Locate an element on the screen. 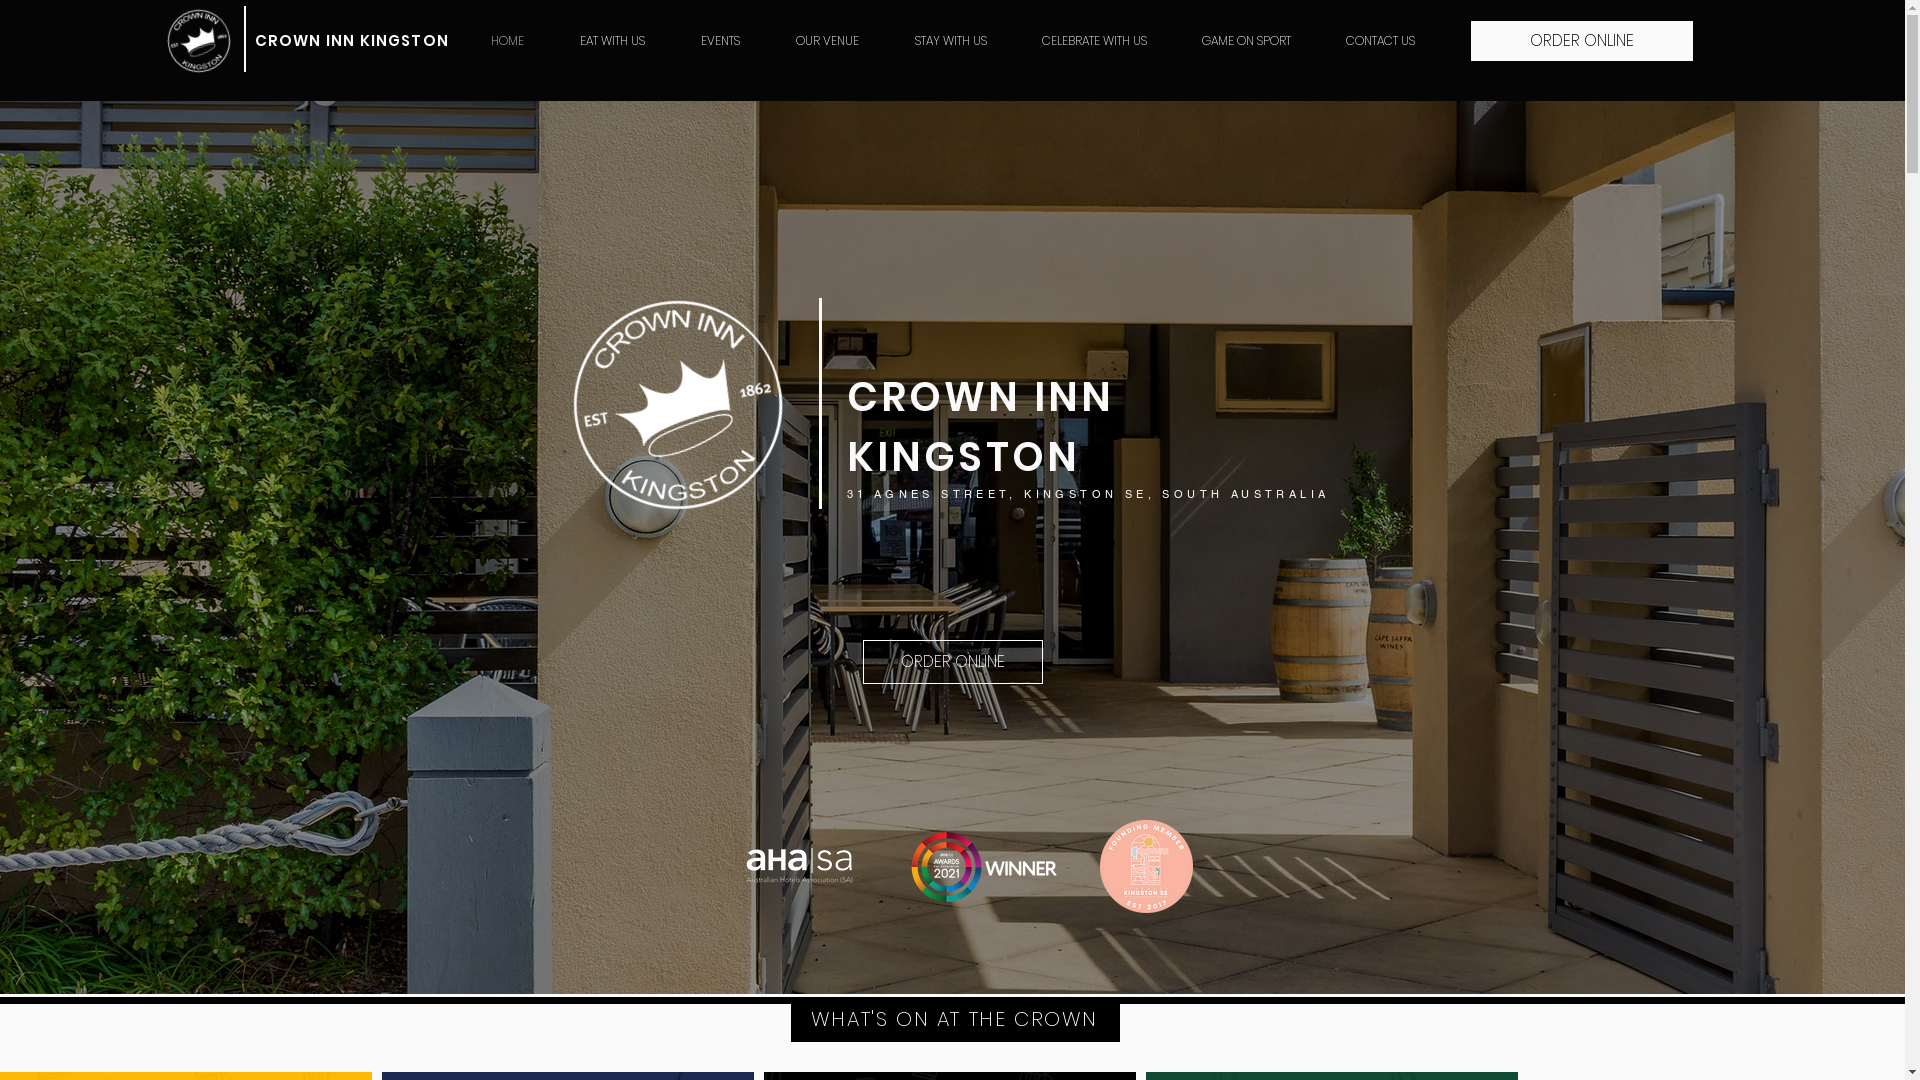 The height and width of the screenshot is (1080, 1920). 'EAT WITH US' is located at coordinates (611, 40).